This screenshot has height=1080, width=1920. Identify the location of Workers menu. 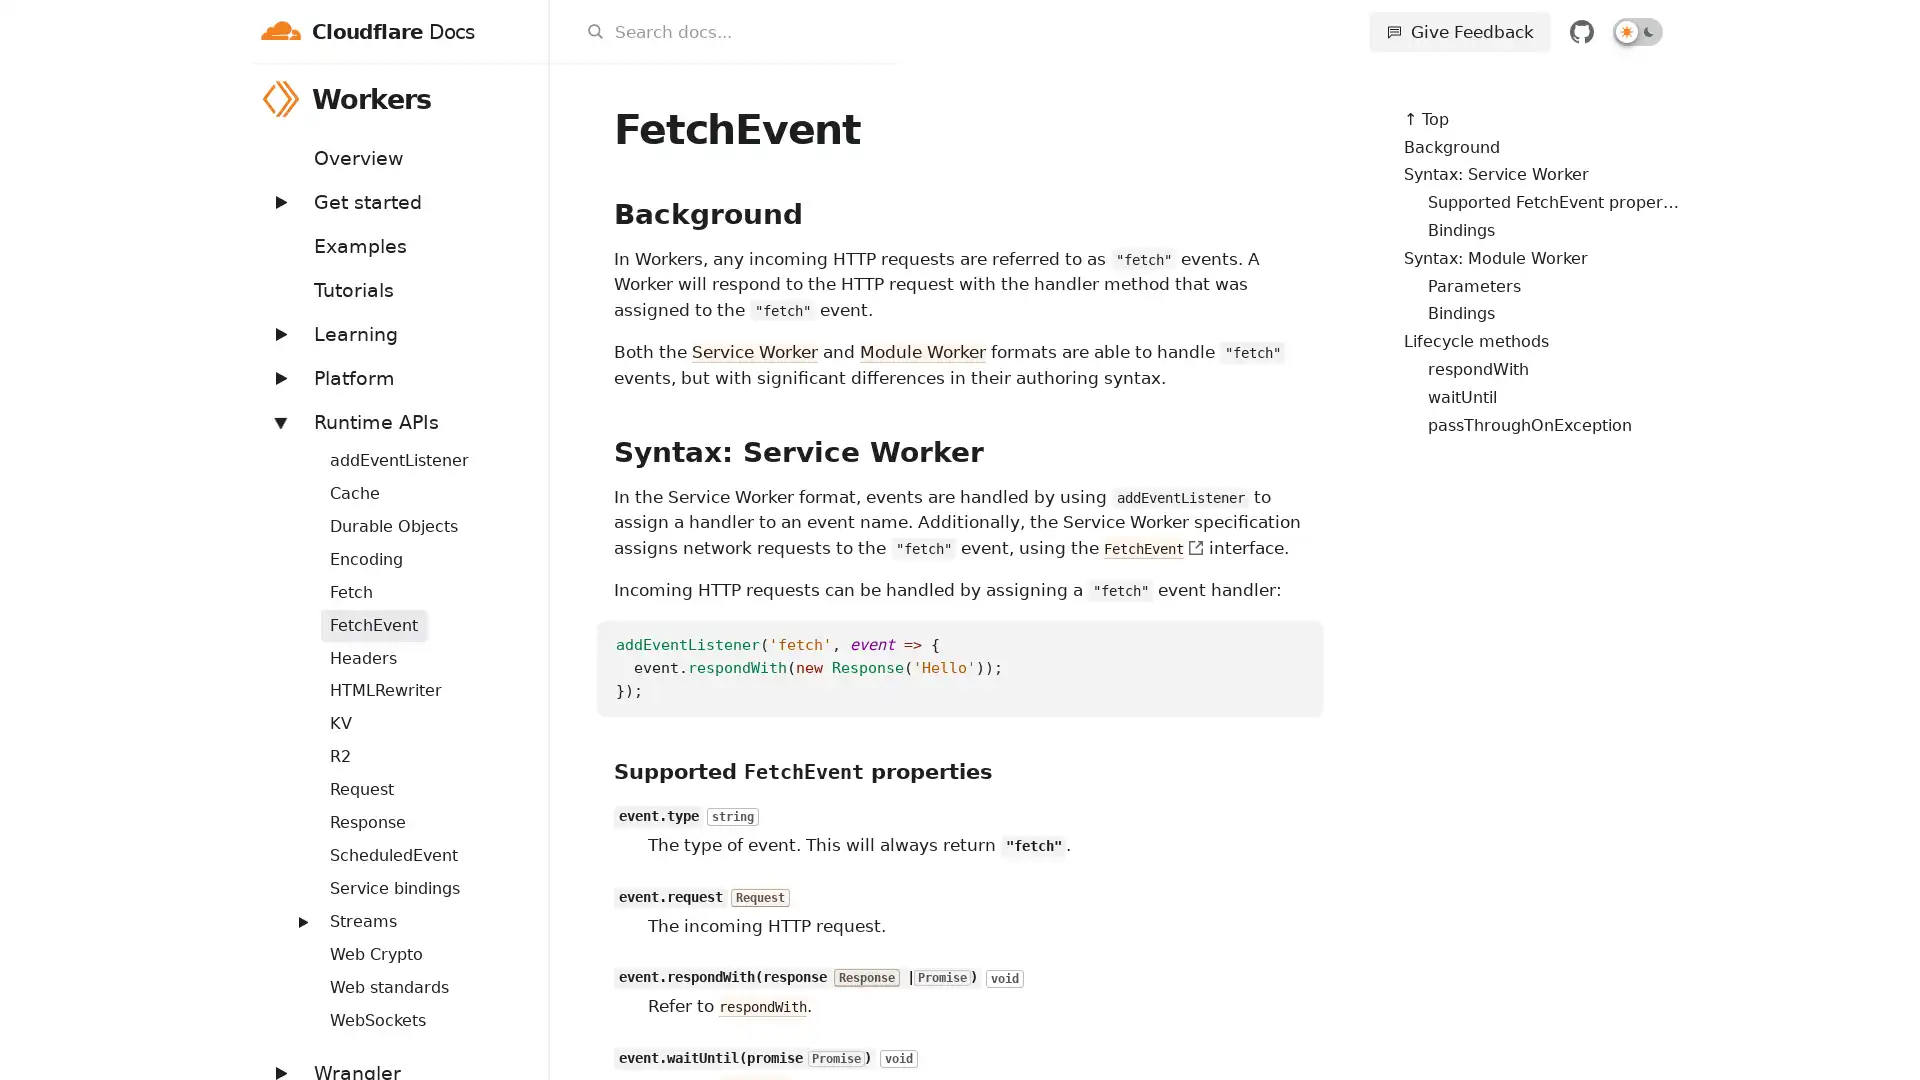
(522, 98).